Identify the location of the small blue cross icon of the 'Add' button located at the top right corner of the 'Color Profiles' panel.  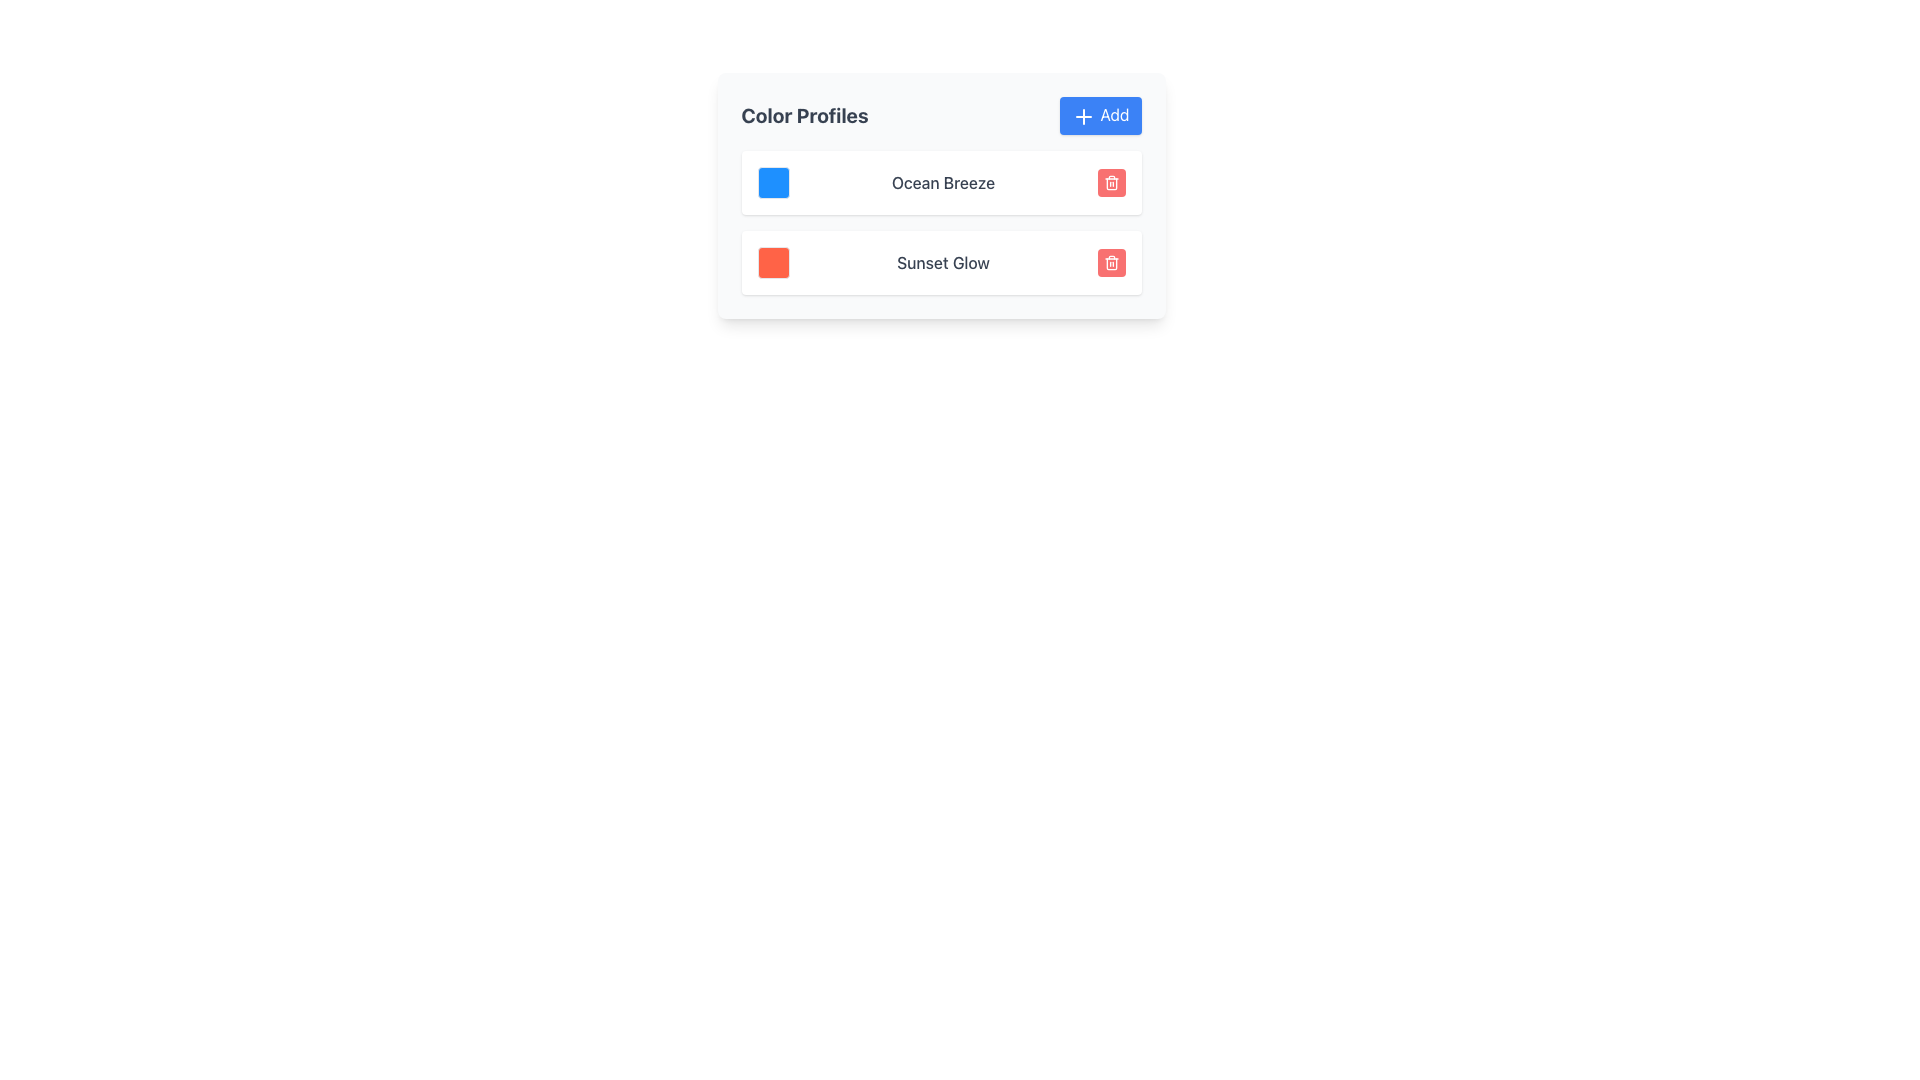
(1083, 116).